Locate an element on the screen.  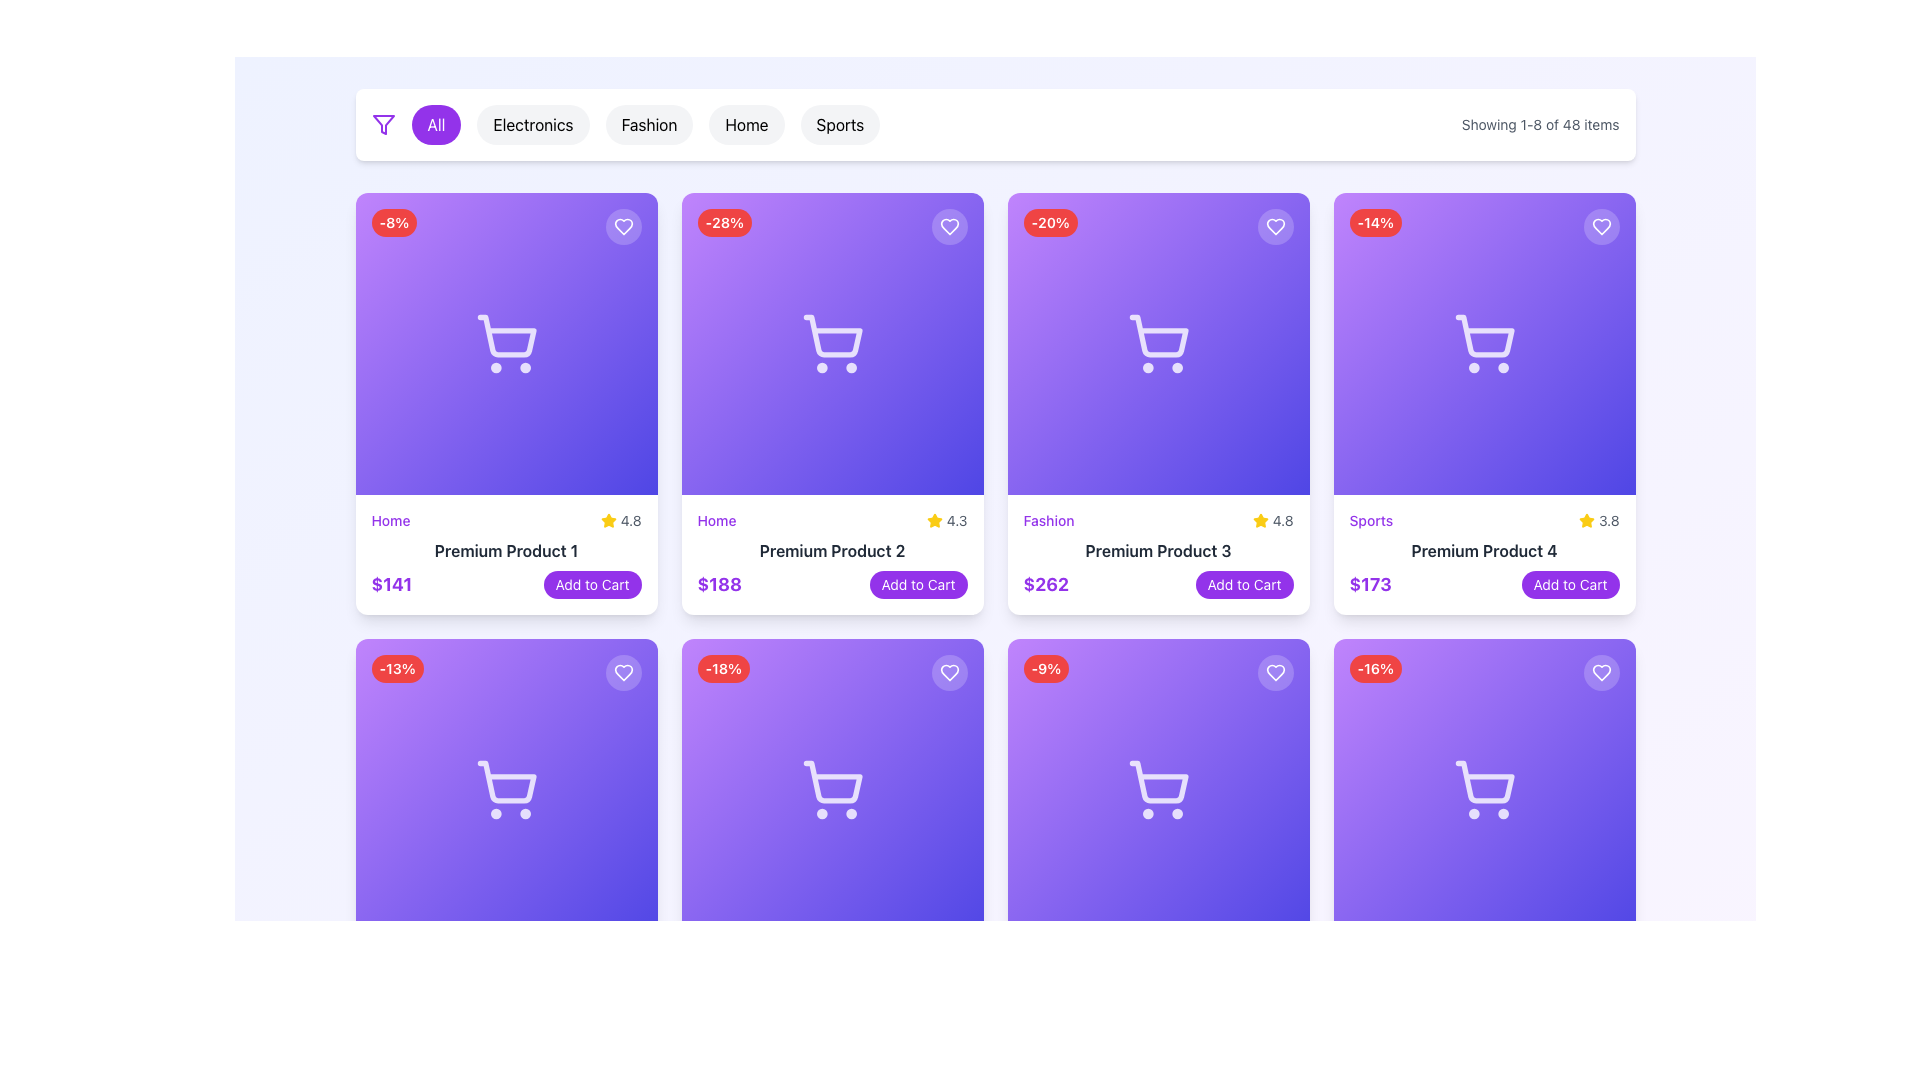
the Text Label that serves as the title or name of a product, located in the third column of the top row in a grid layout, within a card component is located at coordinates (1158, 551).